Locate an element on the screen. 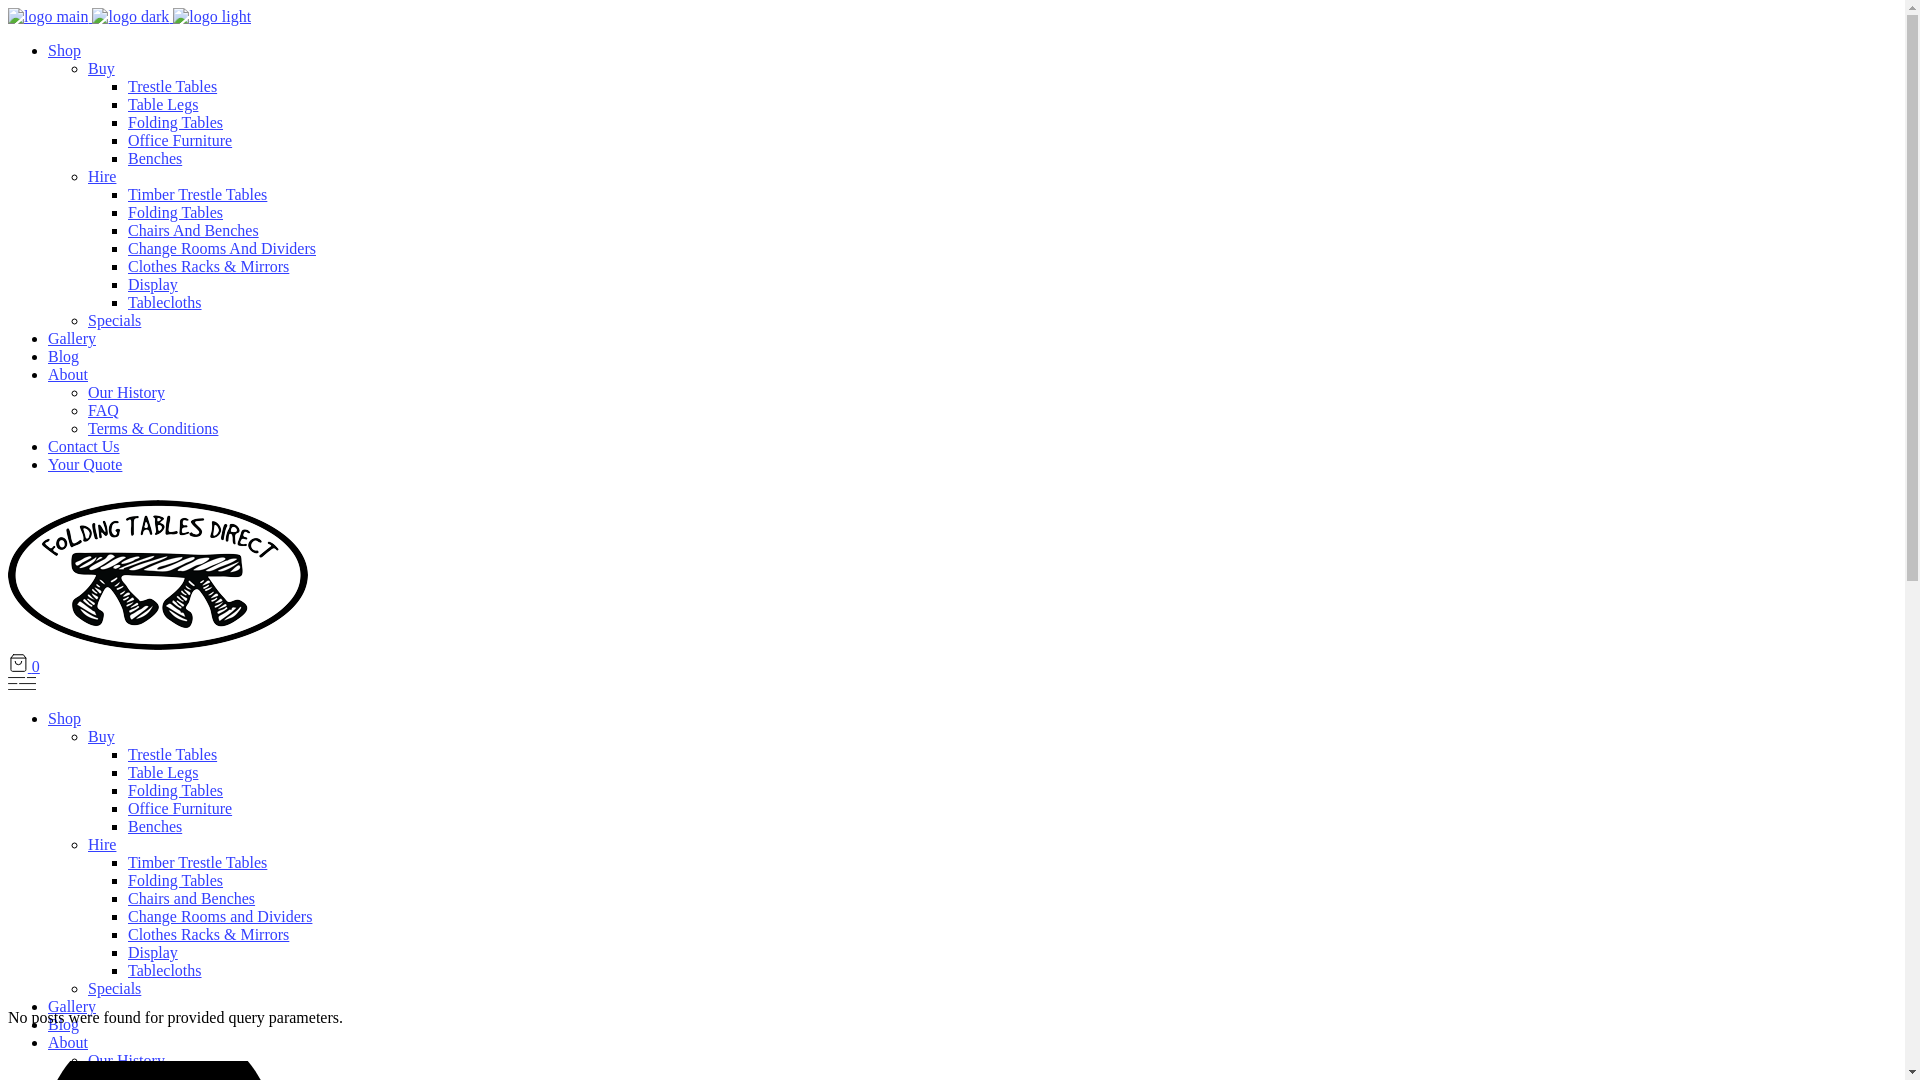  'Table Legs' is located at coordinates (163, 771).